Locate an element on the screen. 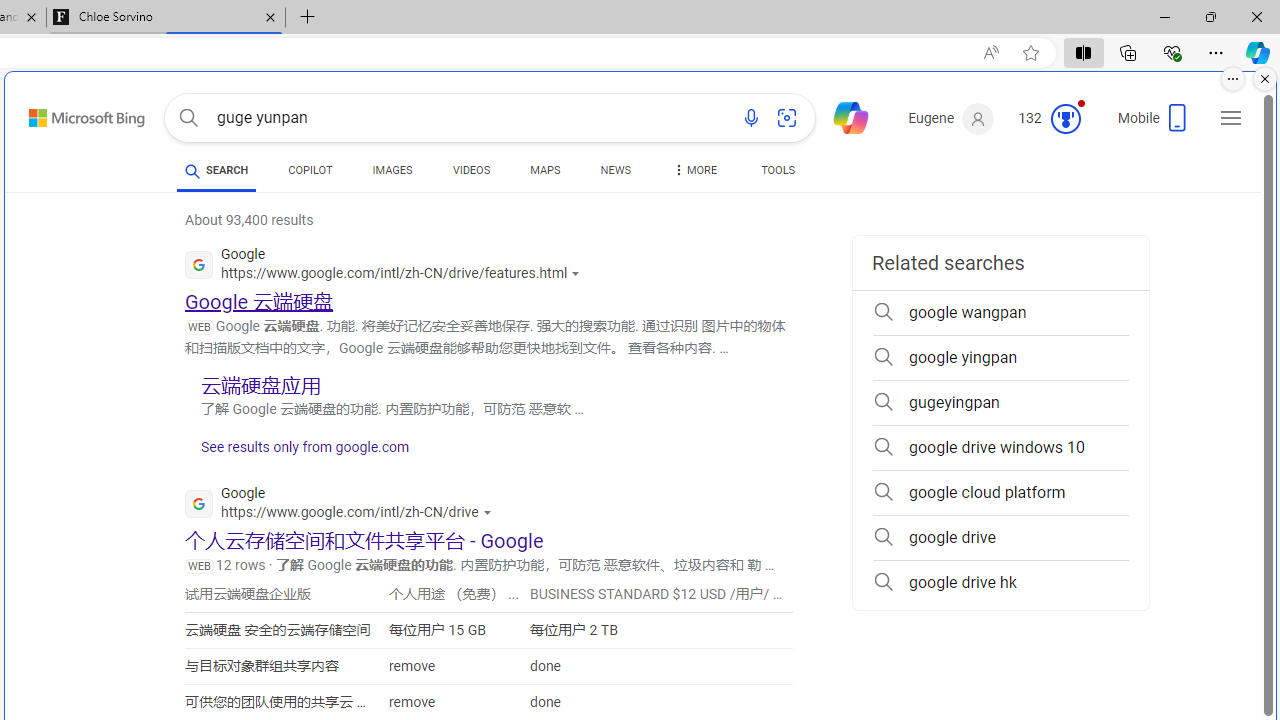 The height and width of the screenshot is (720, 1280). 'MORE' is located at coordinates (693, 172).